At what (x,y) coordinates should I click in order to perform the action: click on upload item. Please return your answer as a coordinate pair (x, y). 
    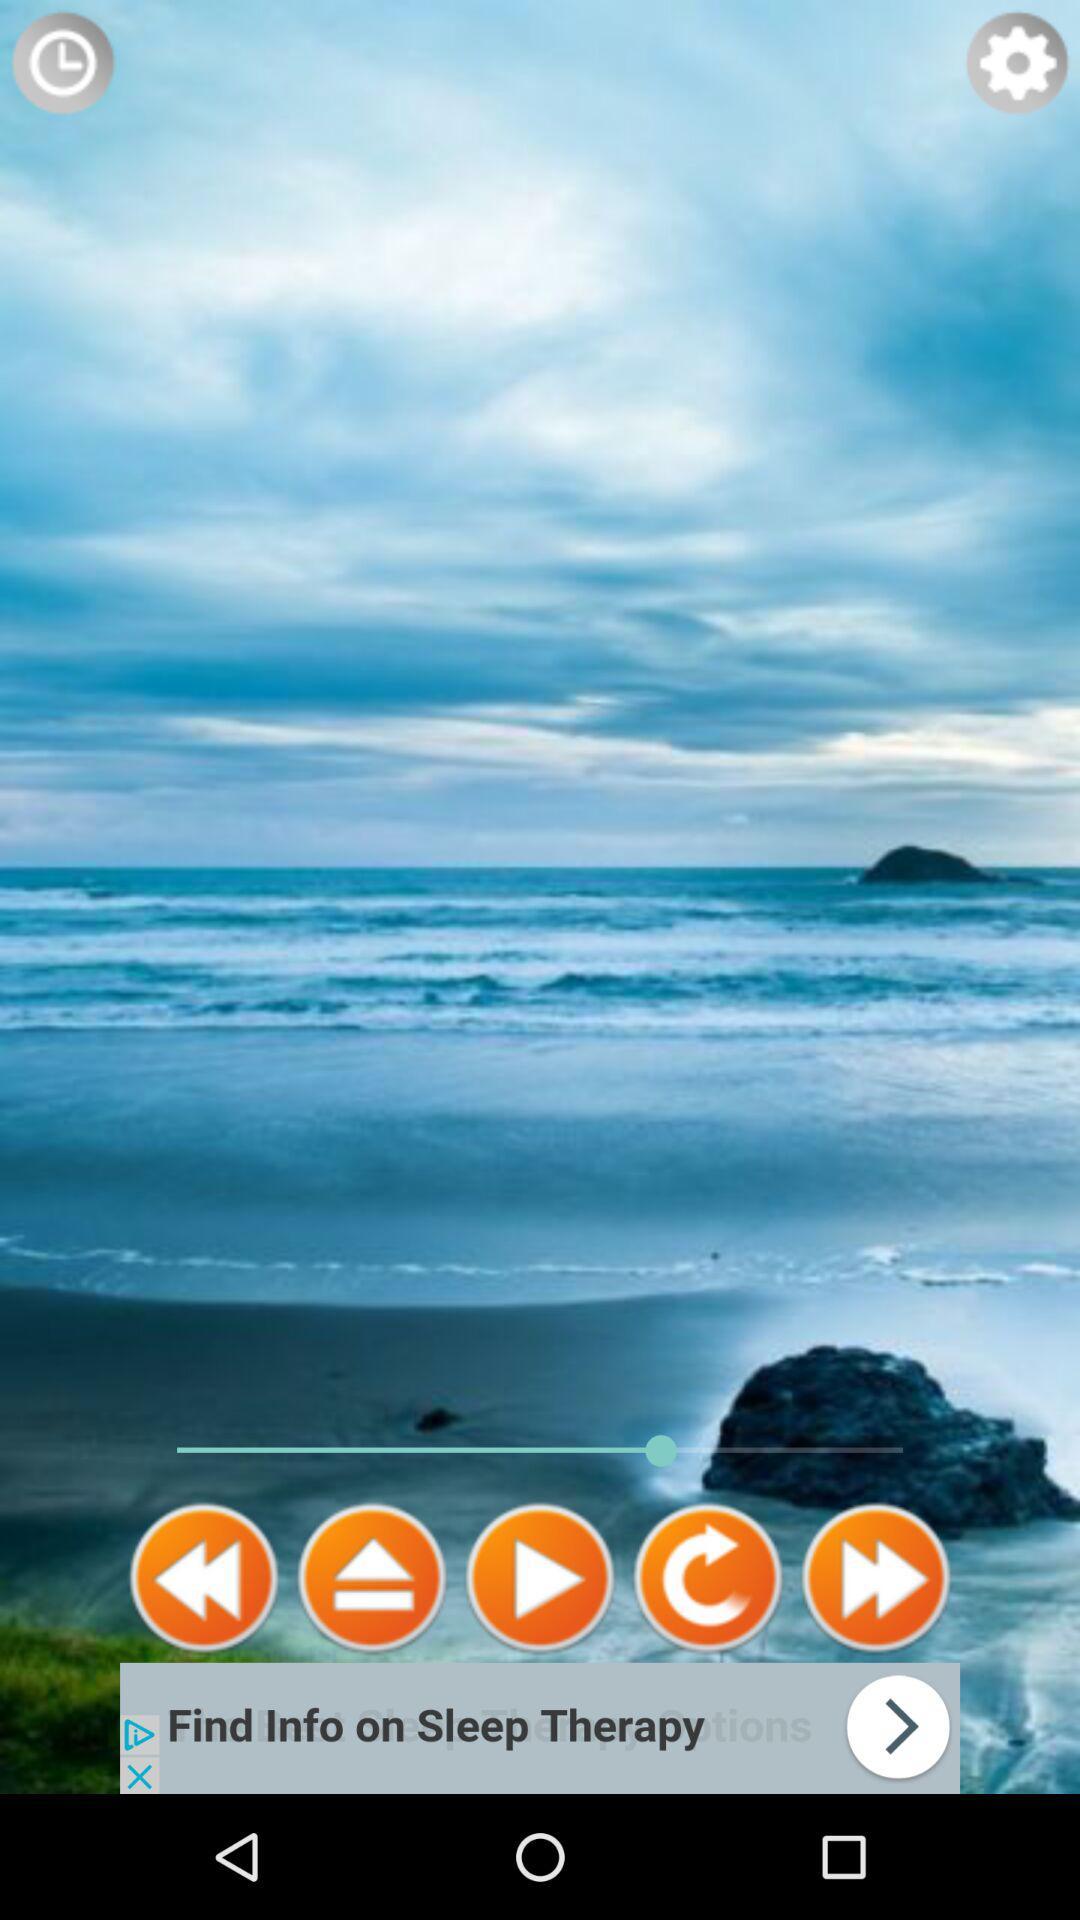
    Looking at the image, I should click on (371, 1577).